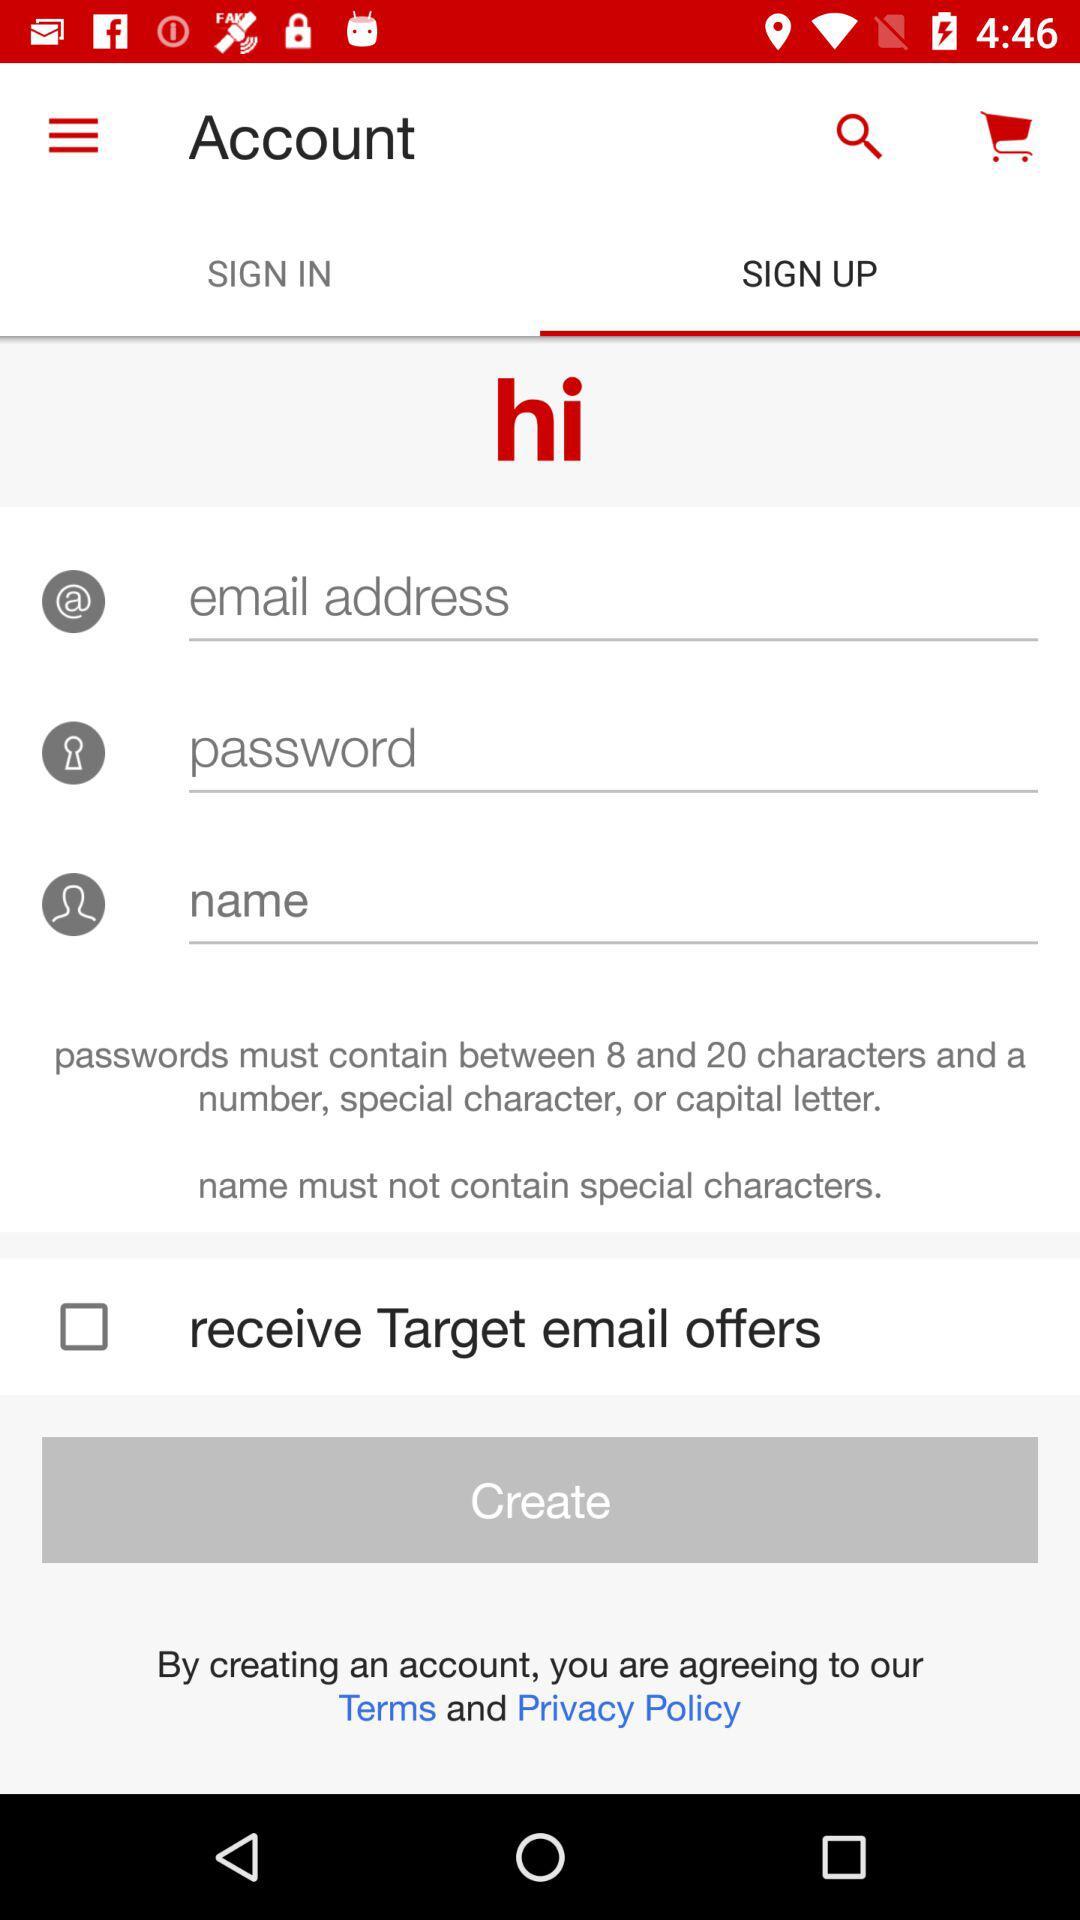 This screenshot has height=1920, width=1080. Describe the element at coordinates (858, 135) in the screenshot. I see `icon above sign up item` at that location.